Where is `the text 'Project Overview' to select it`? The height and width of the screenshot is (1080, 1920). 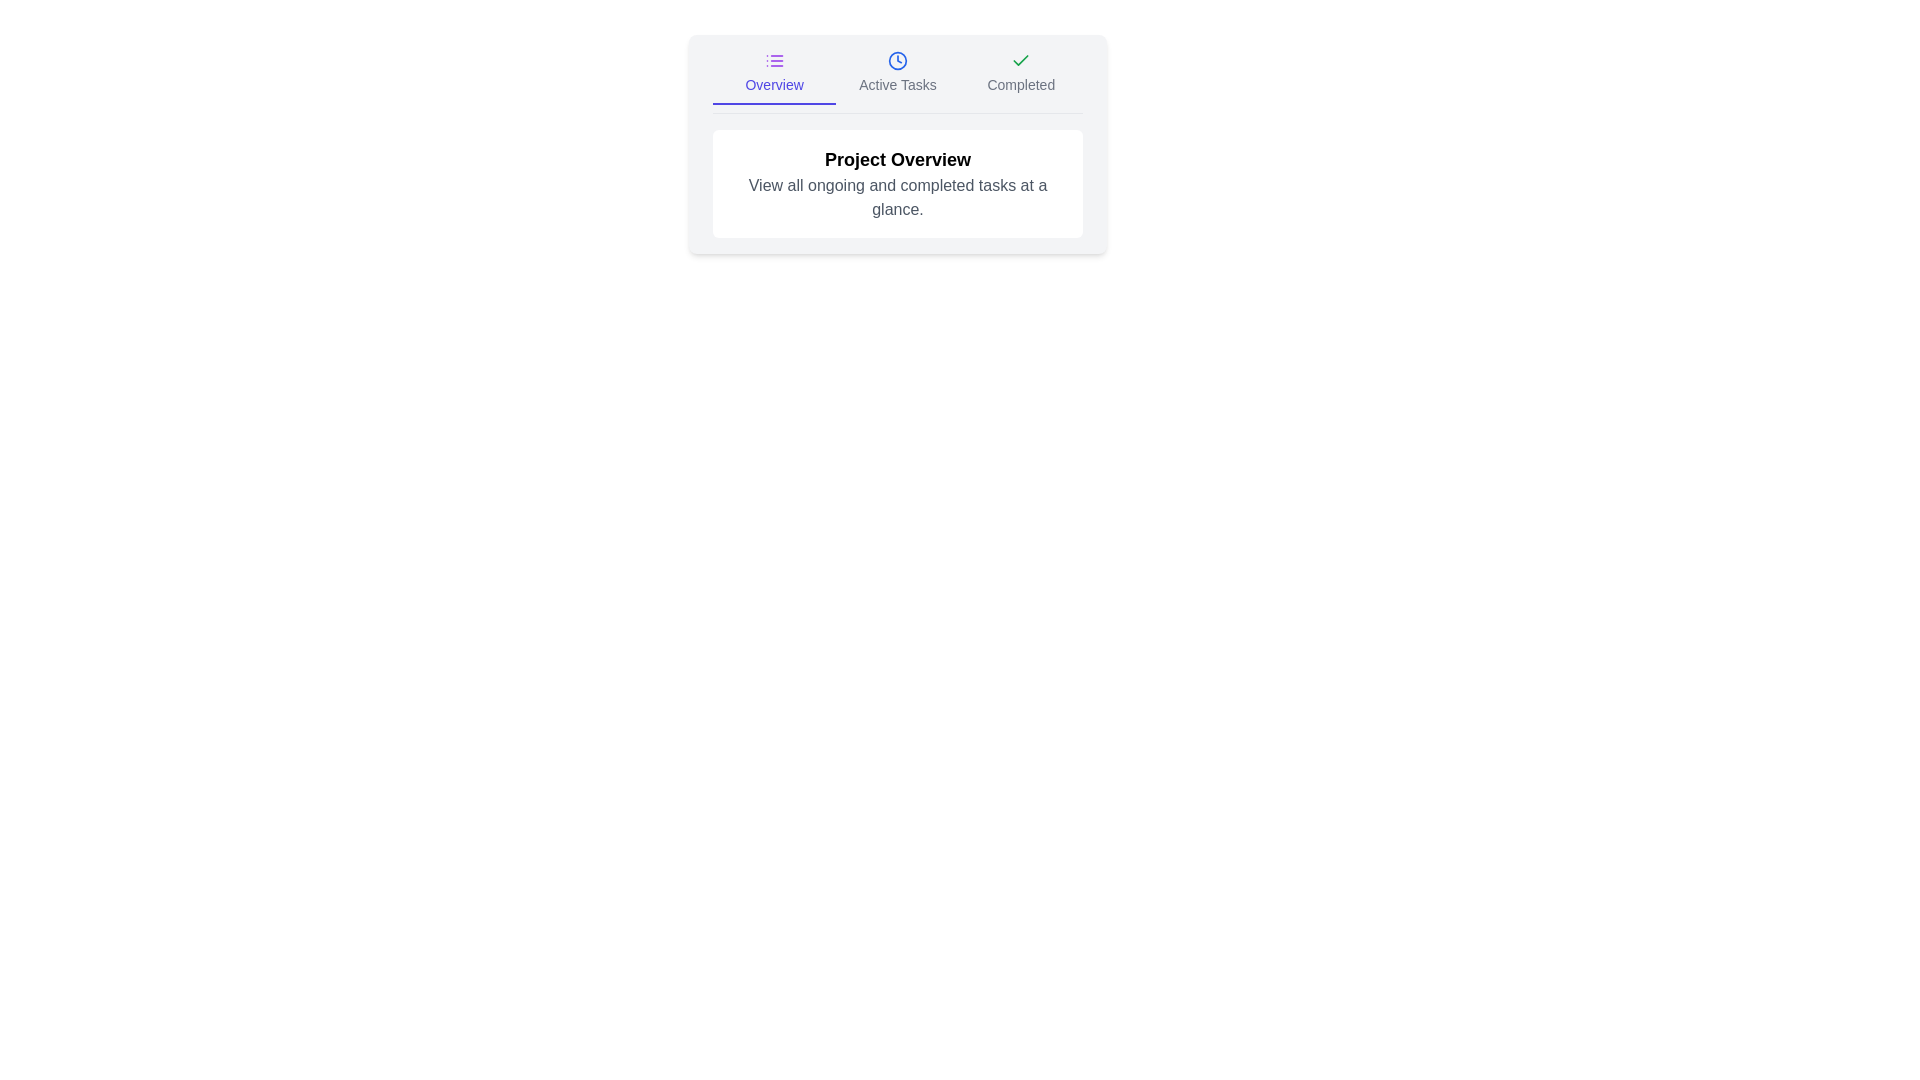
the text 'Project Overview' to select it is located at coordinates (896, 158).